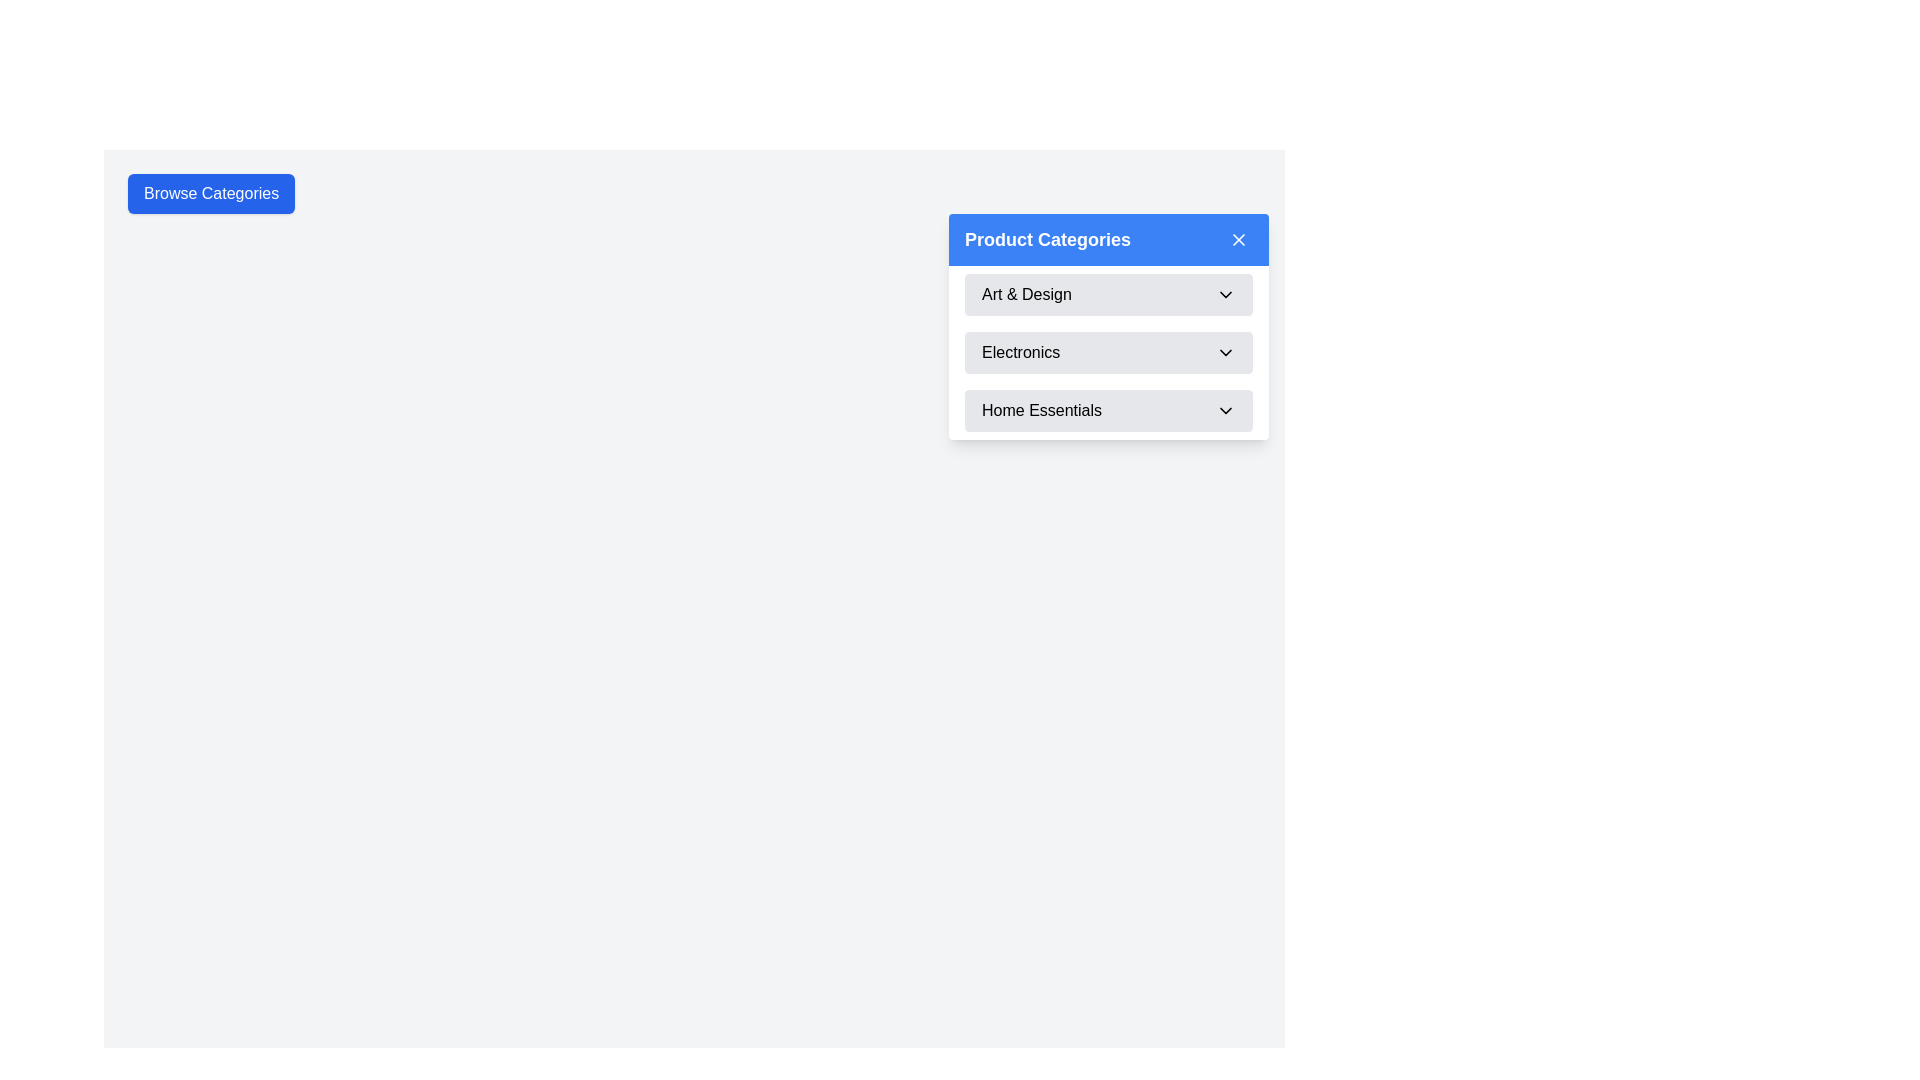  What do you see at coordinates (1224, 352) in the screenshot?
I see `the chevron icon located at the right end of the 'Electronics' label` at bounding box center [1224, 352].